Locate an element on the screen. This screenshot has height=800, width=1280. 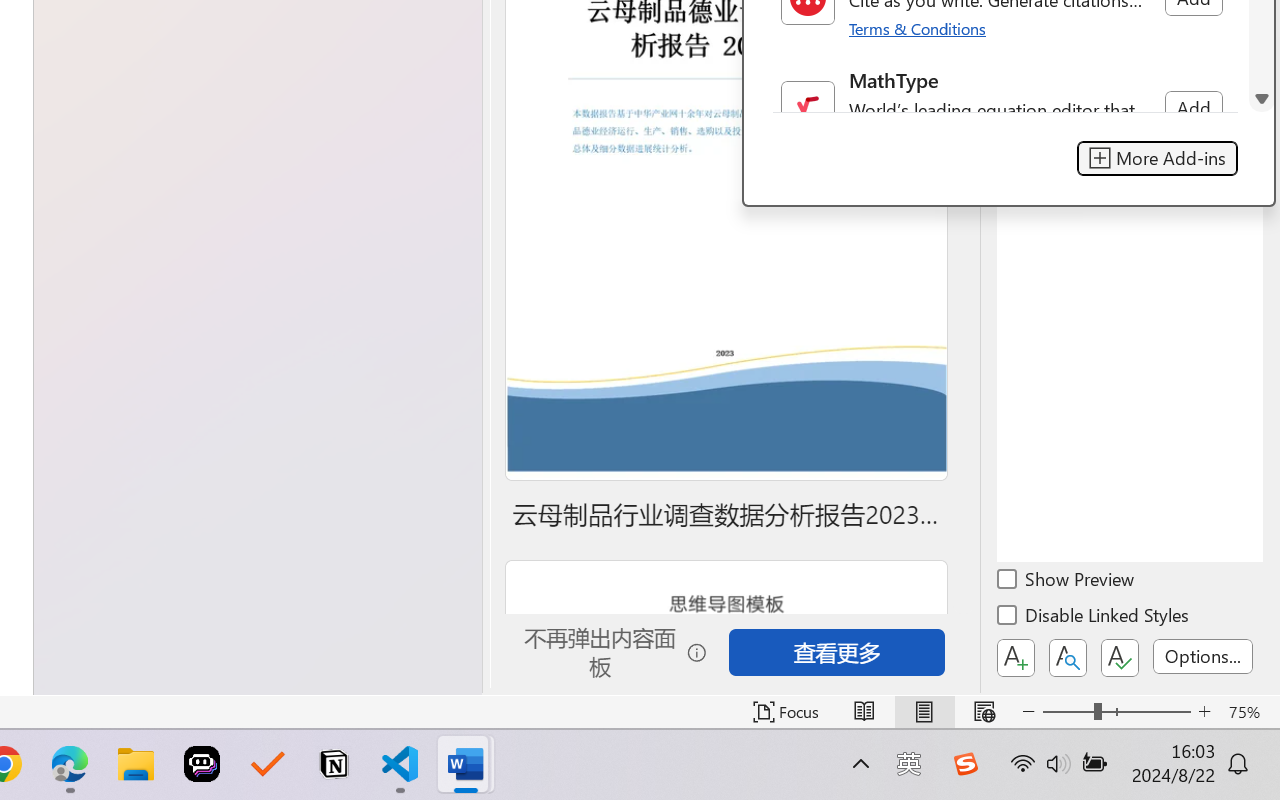
'Class: NetUIButton' is located at coordinates (1120, 657).